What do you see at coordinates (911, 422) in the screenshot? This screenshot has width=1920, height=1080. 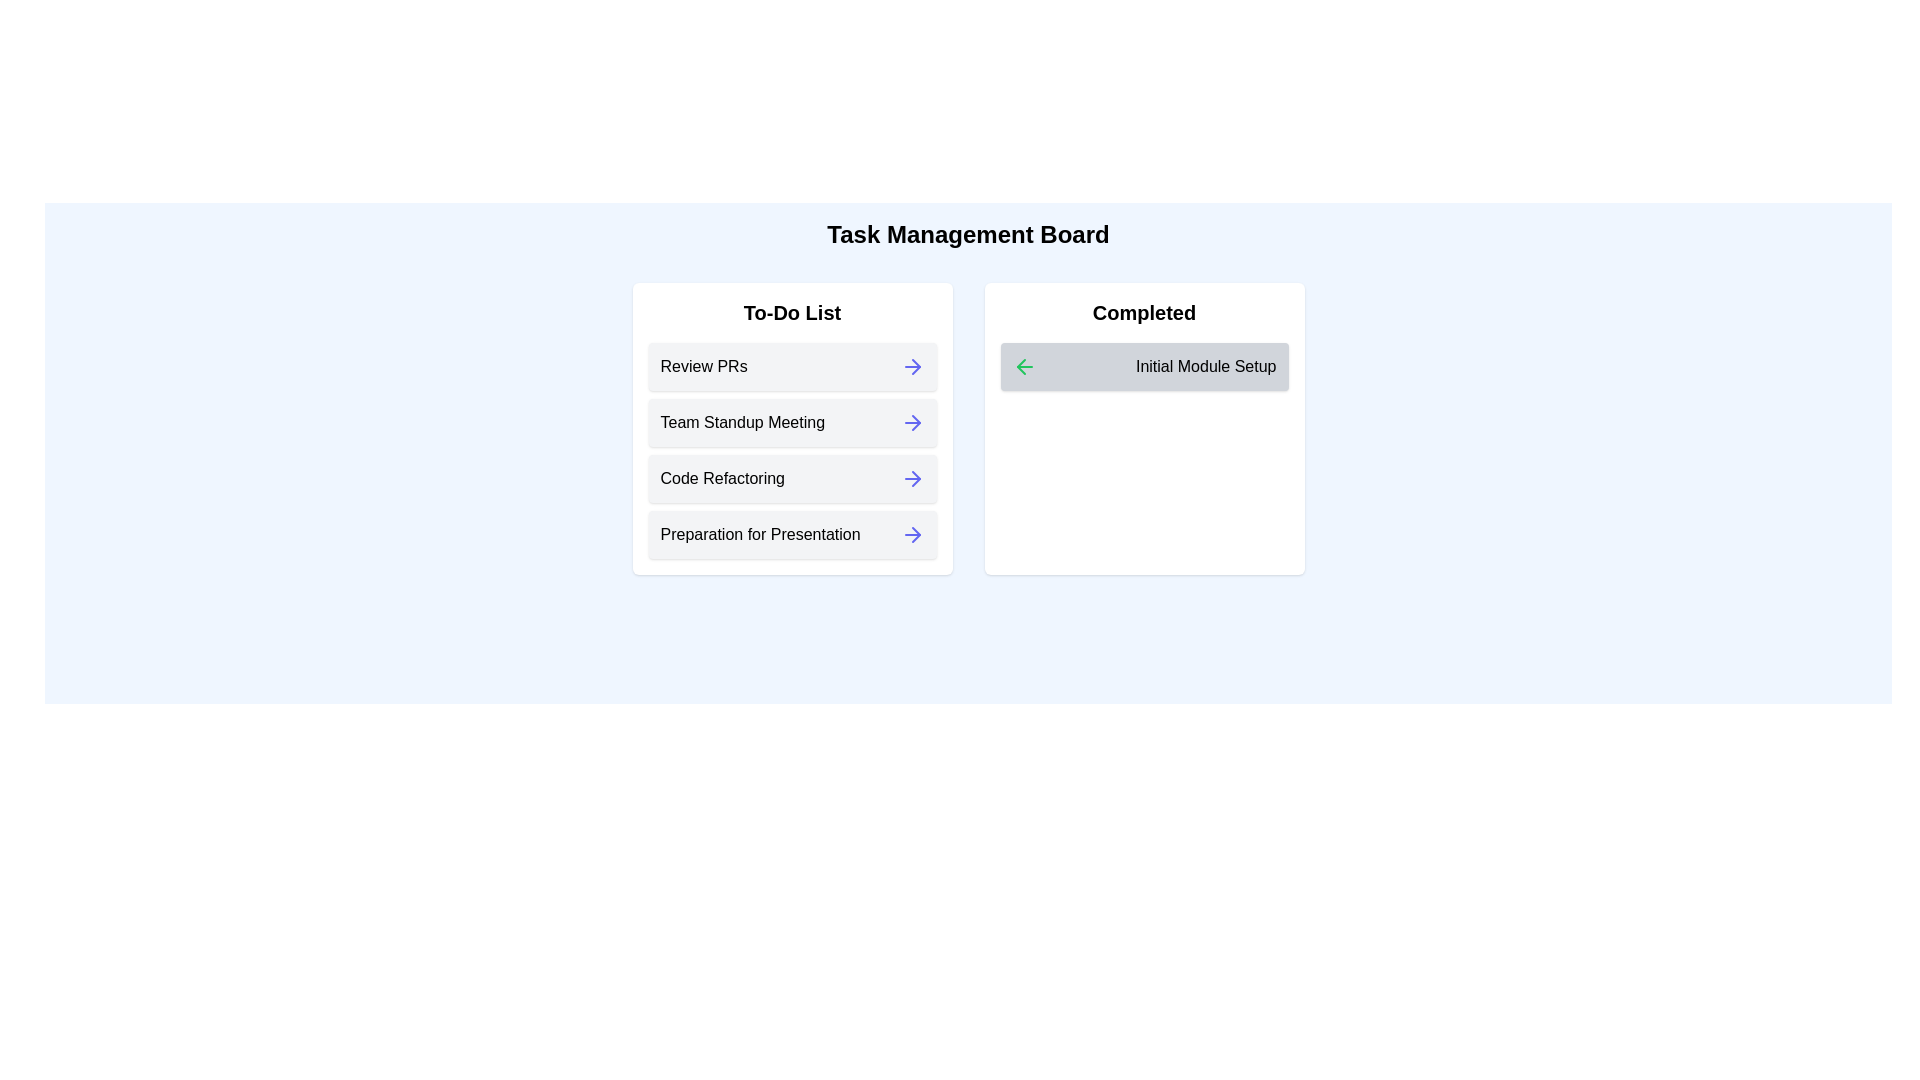 I see `the arrow next to the task 'Team Standup Meeting' in the 'To-Do List' to move it to the 'Completed' list` at bounding box center [911, 422].